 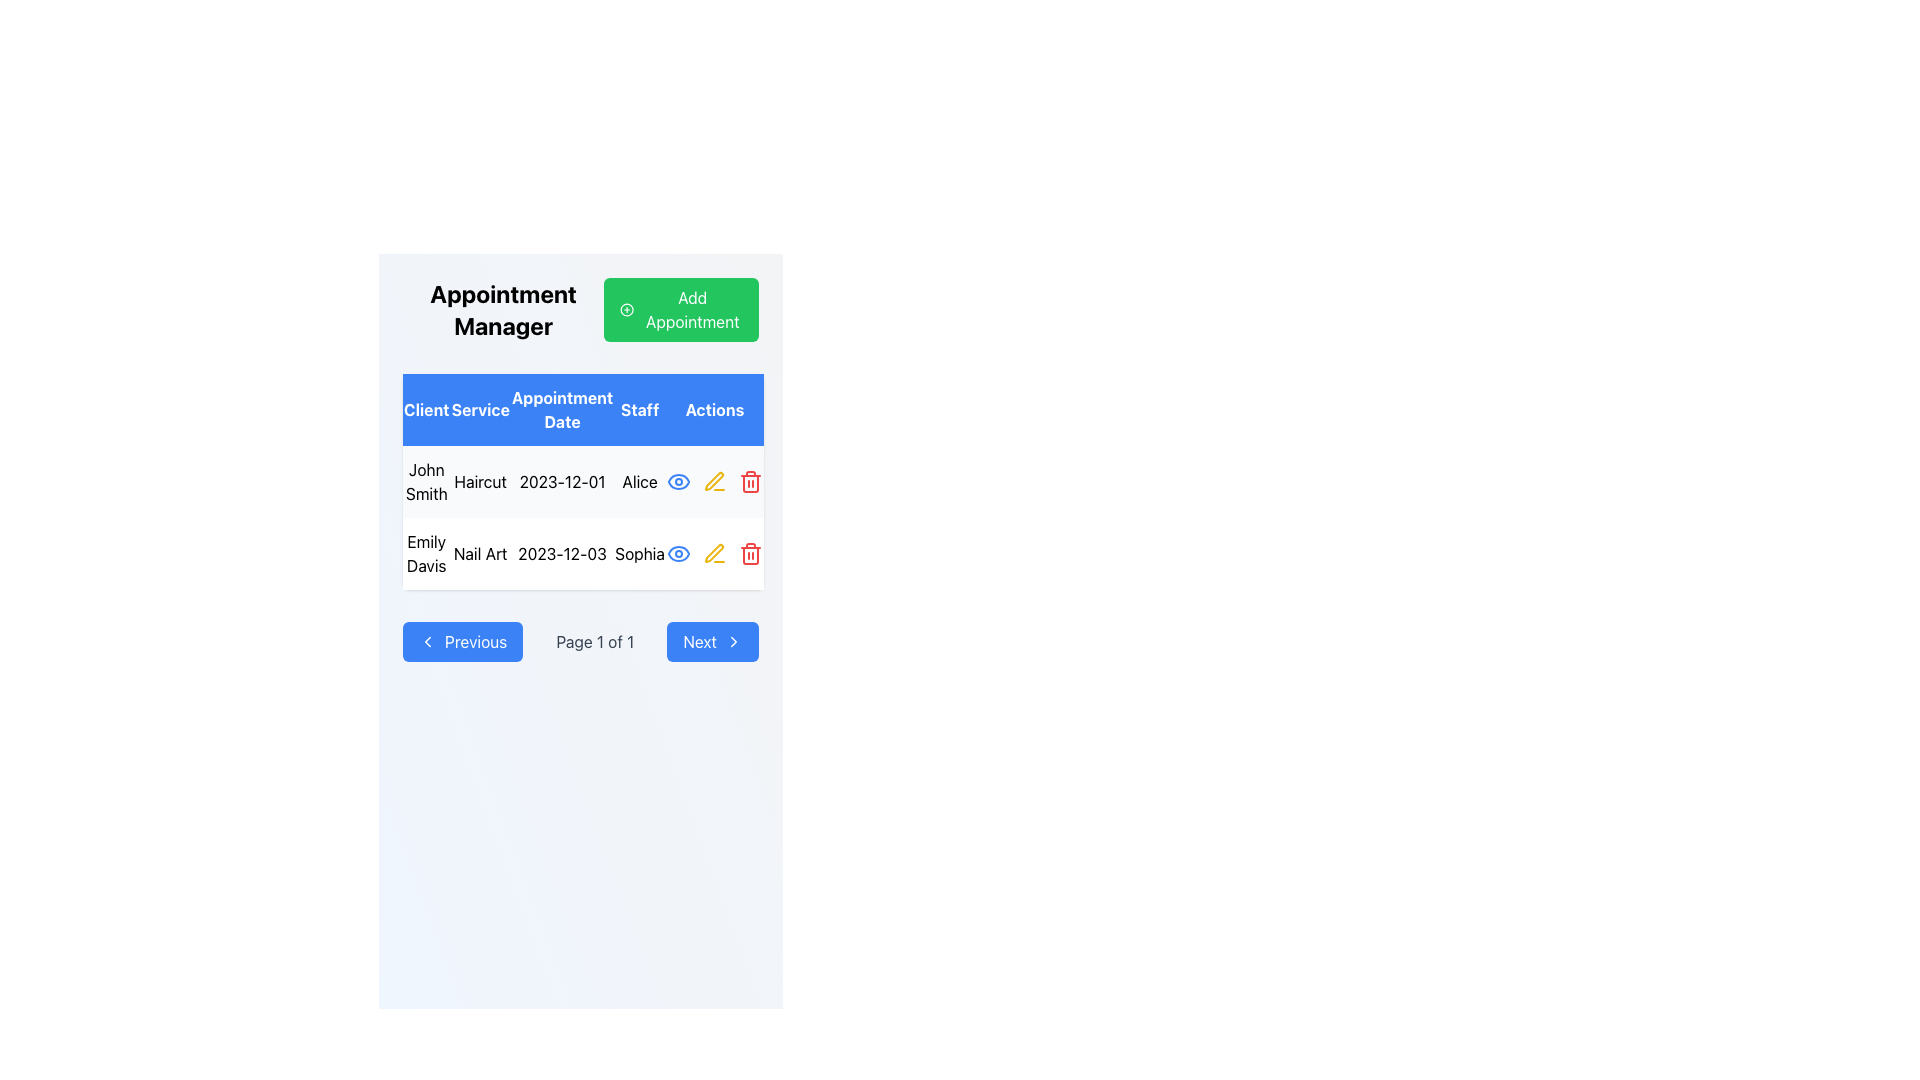 What do you see at coordinates (714, 482) in the screenshot?
I see `the yellow-colored pen icon under the 'Actions' column in the first row of the table corresponding to user 'John Smith' to initiate editing` at bounding box center [714, 482].